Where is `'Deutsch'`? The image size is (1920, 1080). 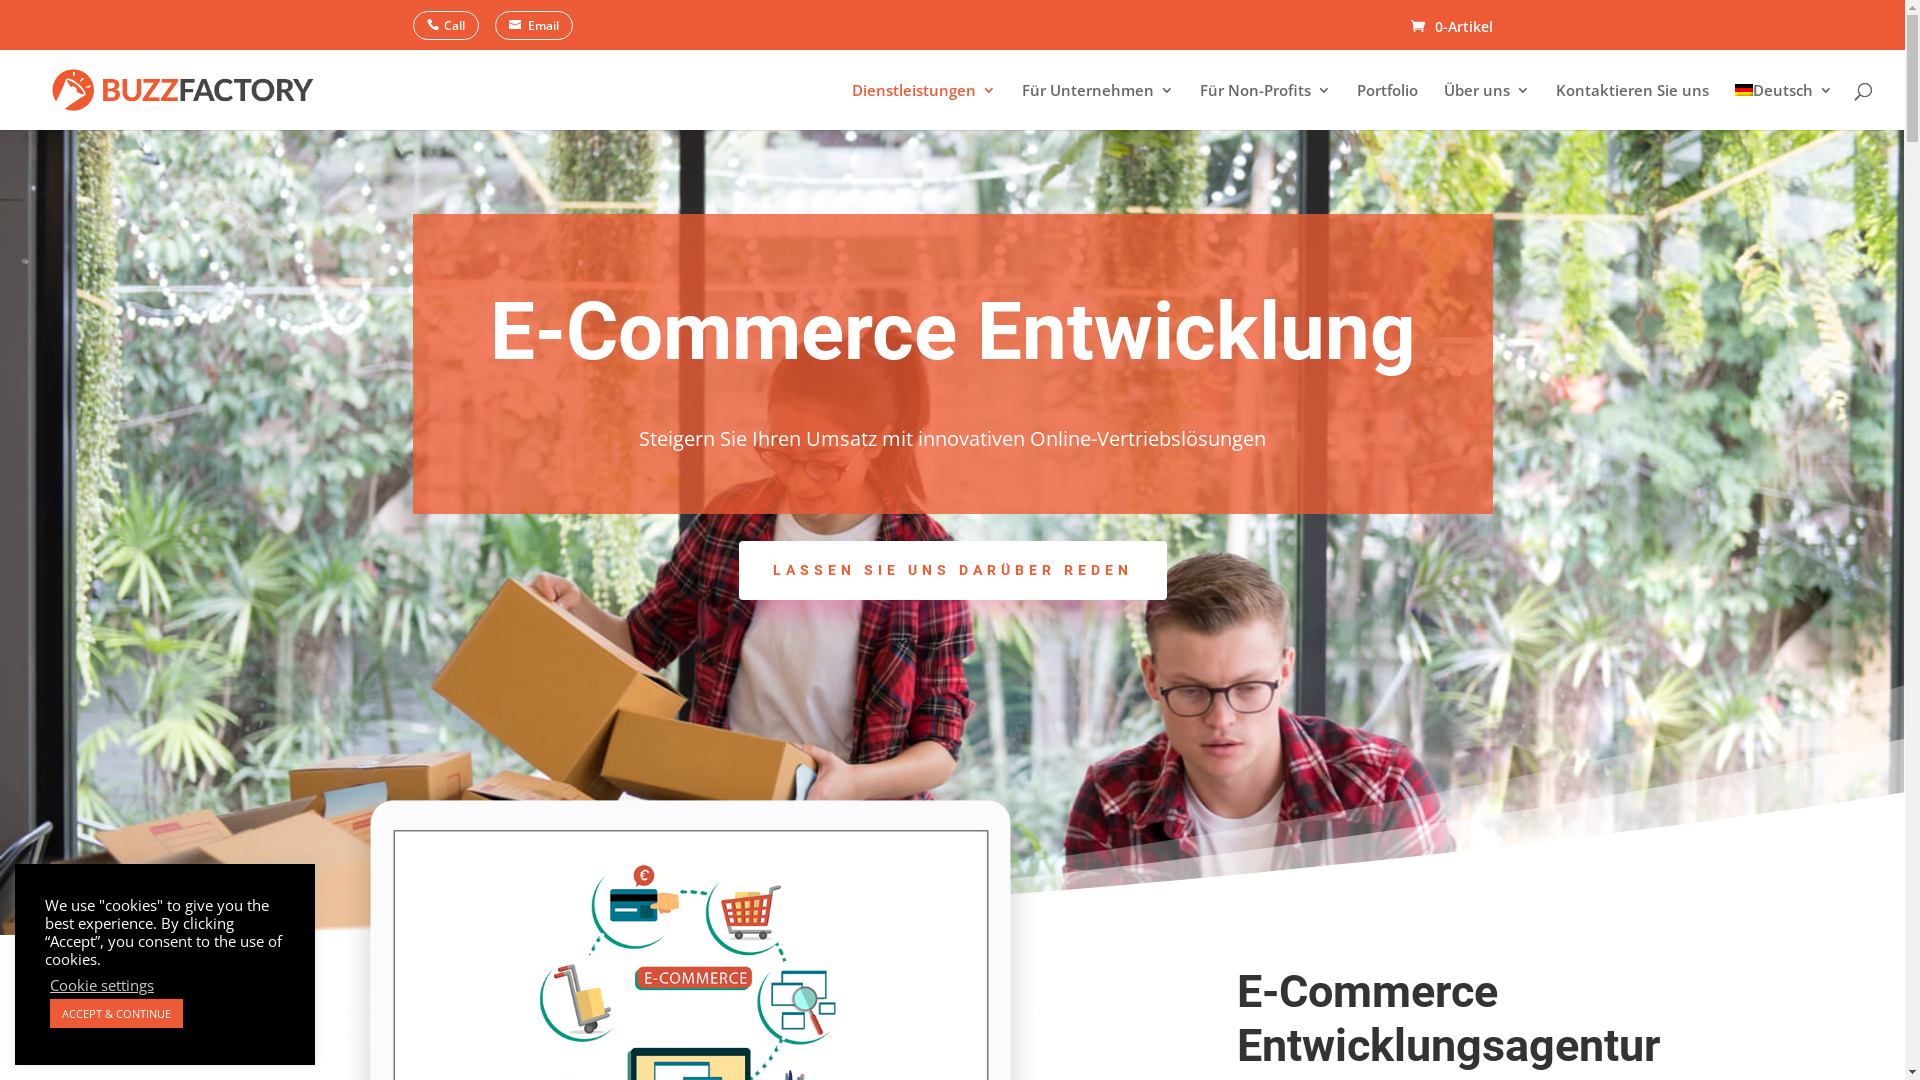 'Deutsch' is located at coordinates (1784, 106).